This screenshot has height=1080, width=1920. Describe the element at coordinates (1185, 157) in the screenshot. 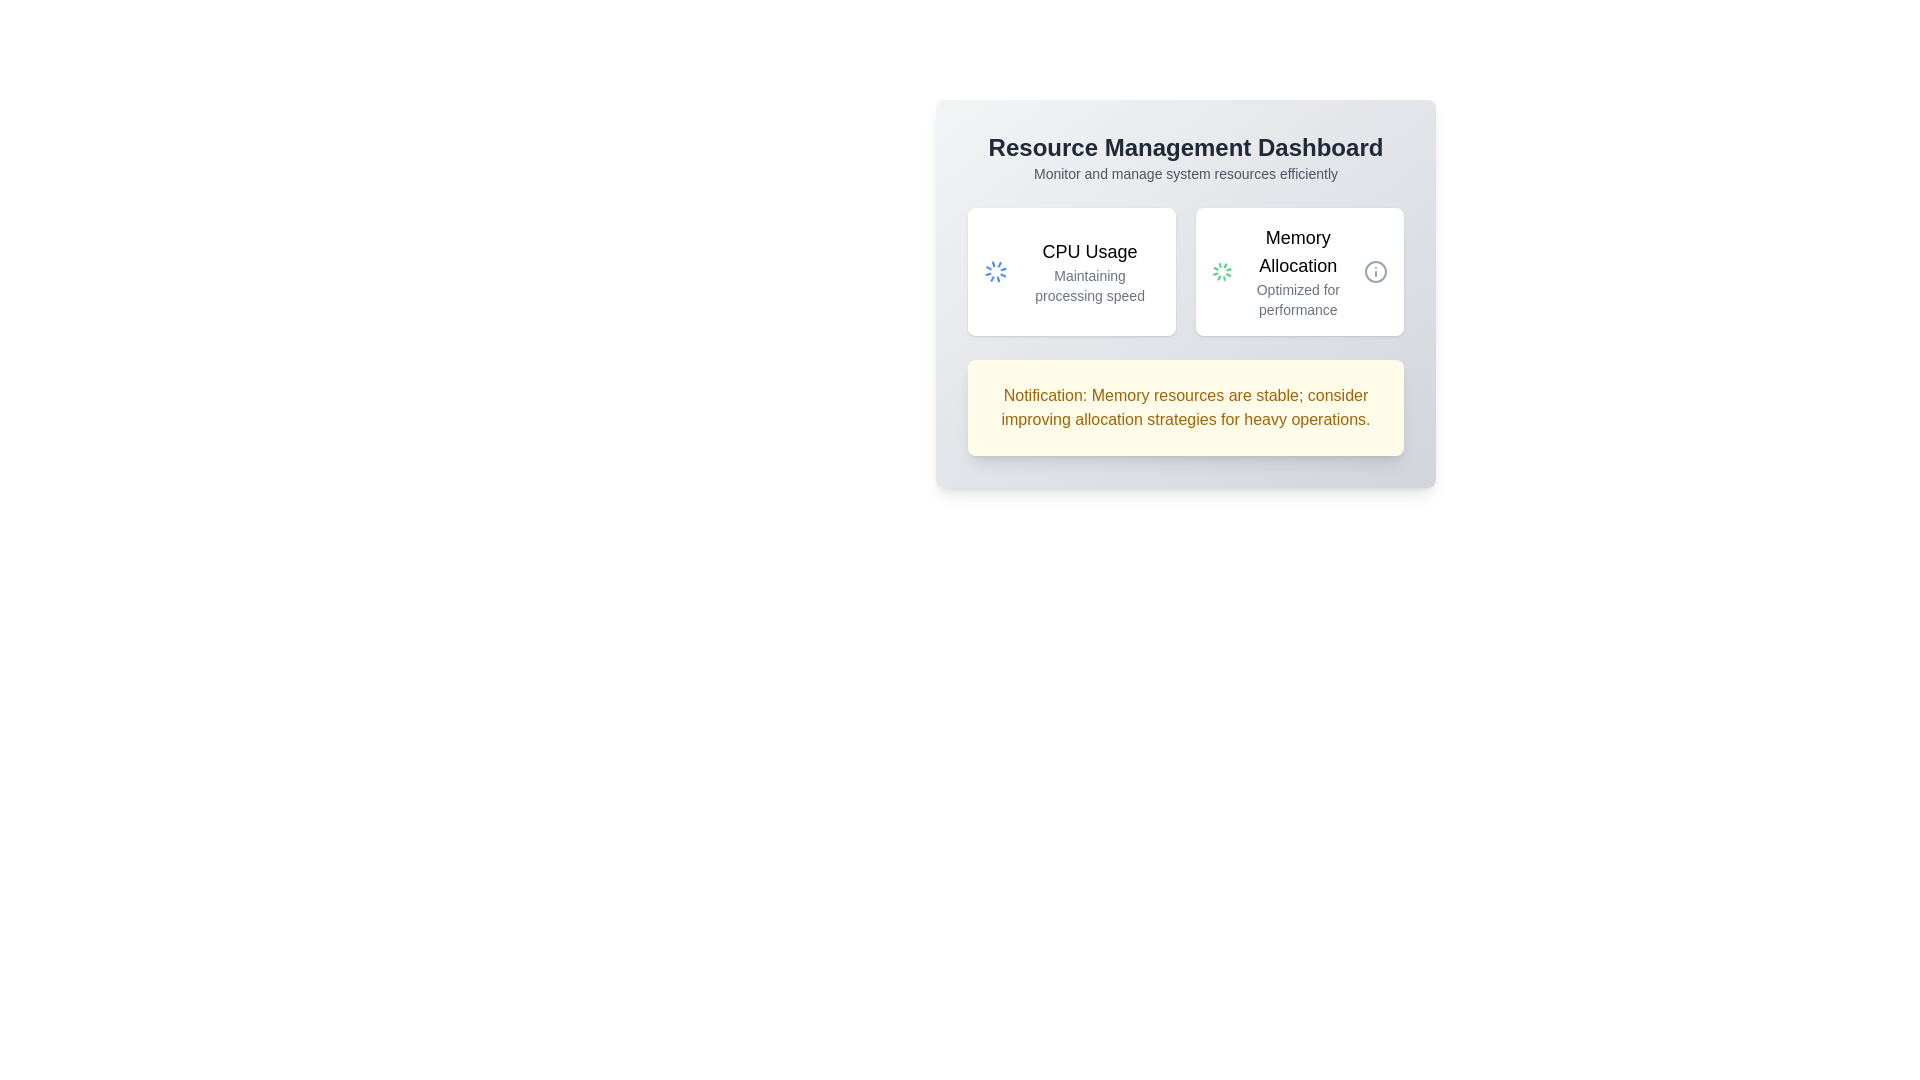

I see `the header text block titled 'Resource Management Dashboard' with subtitle 'Monitor and manage system resources efficiently', which is centrally aligned at the top of the card-layout component` at that location.